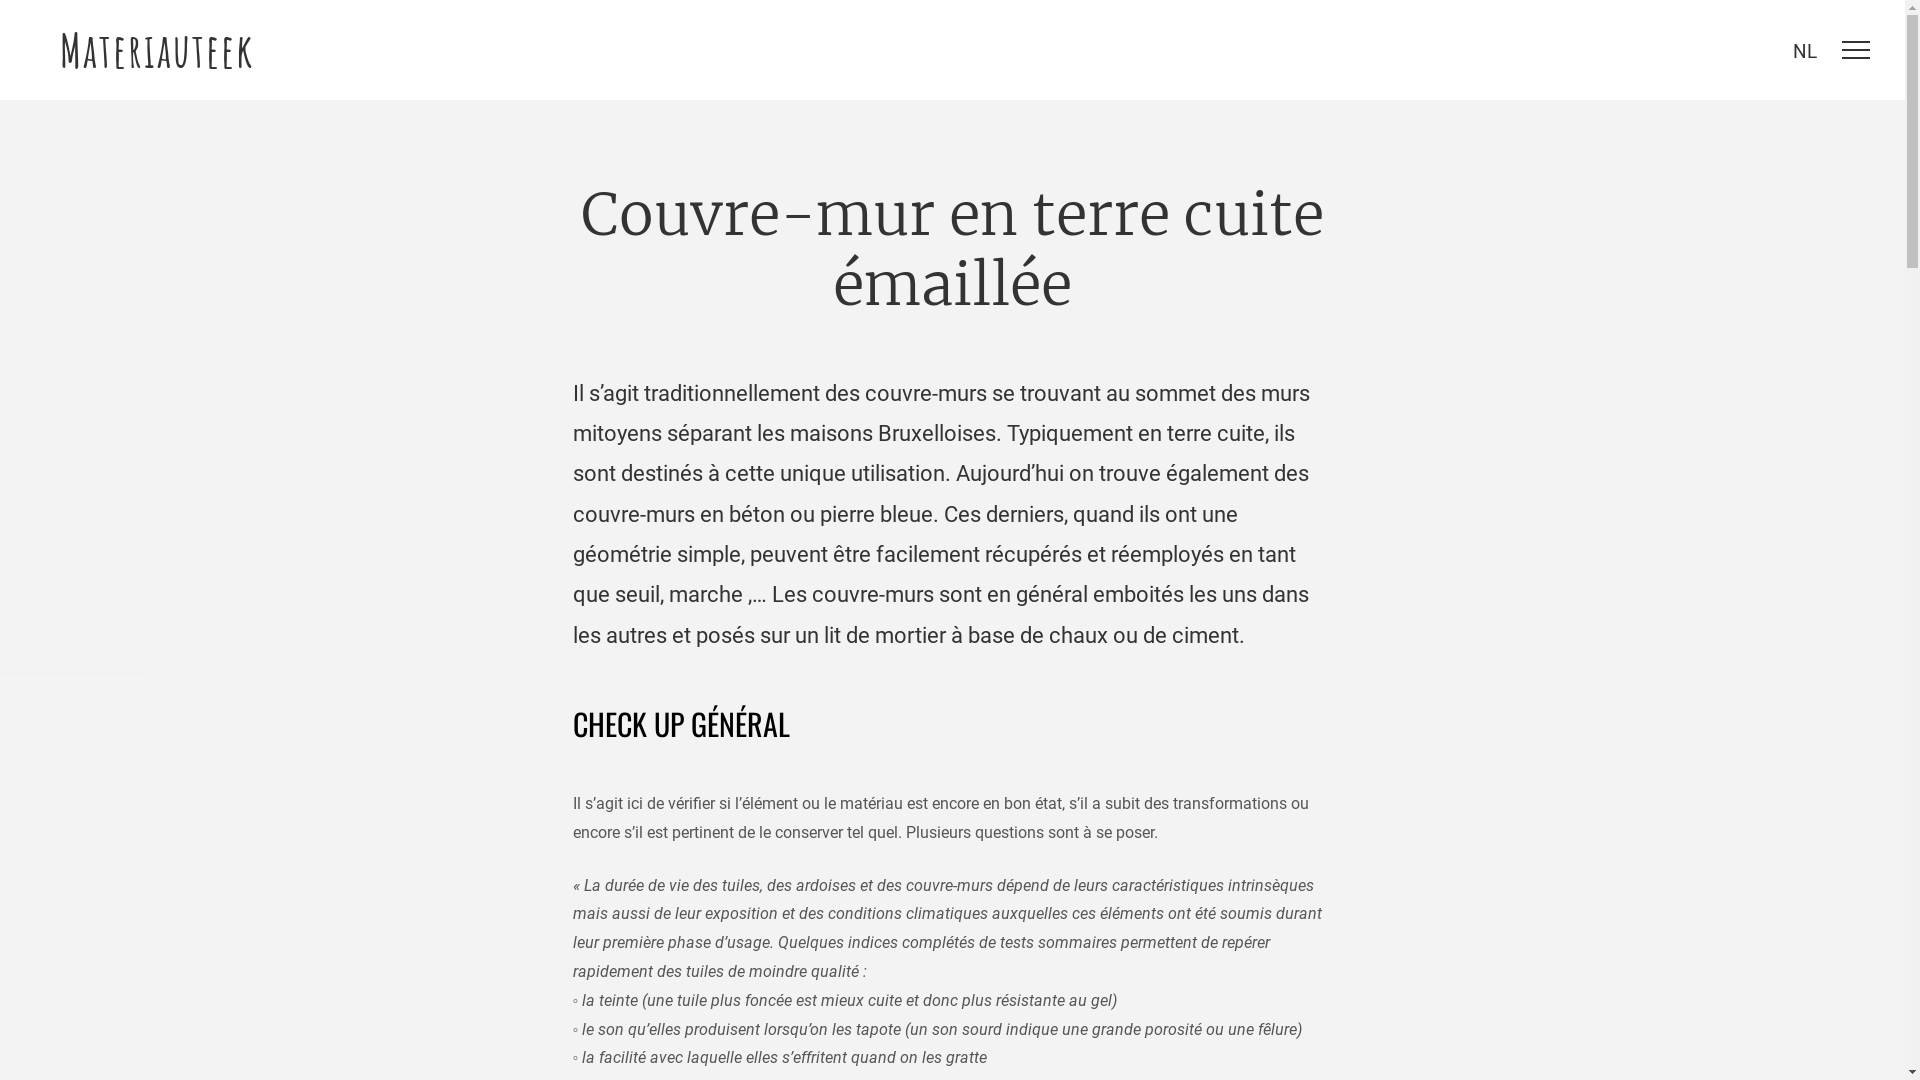 Image resolution: width=1920 pixels, height=1080 pixels. I want to click on 'Materiauteek', so click(156, 49).